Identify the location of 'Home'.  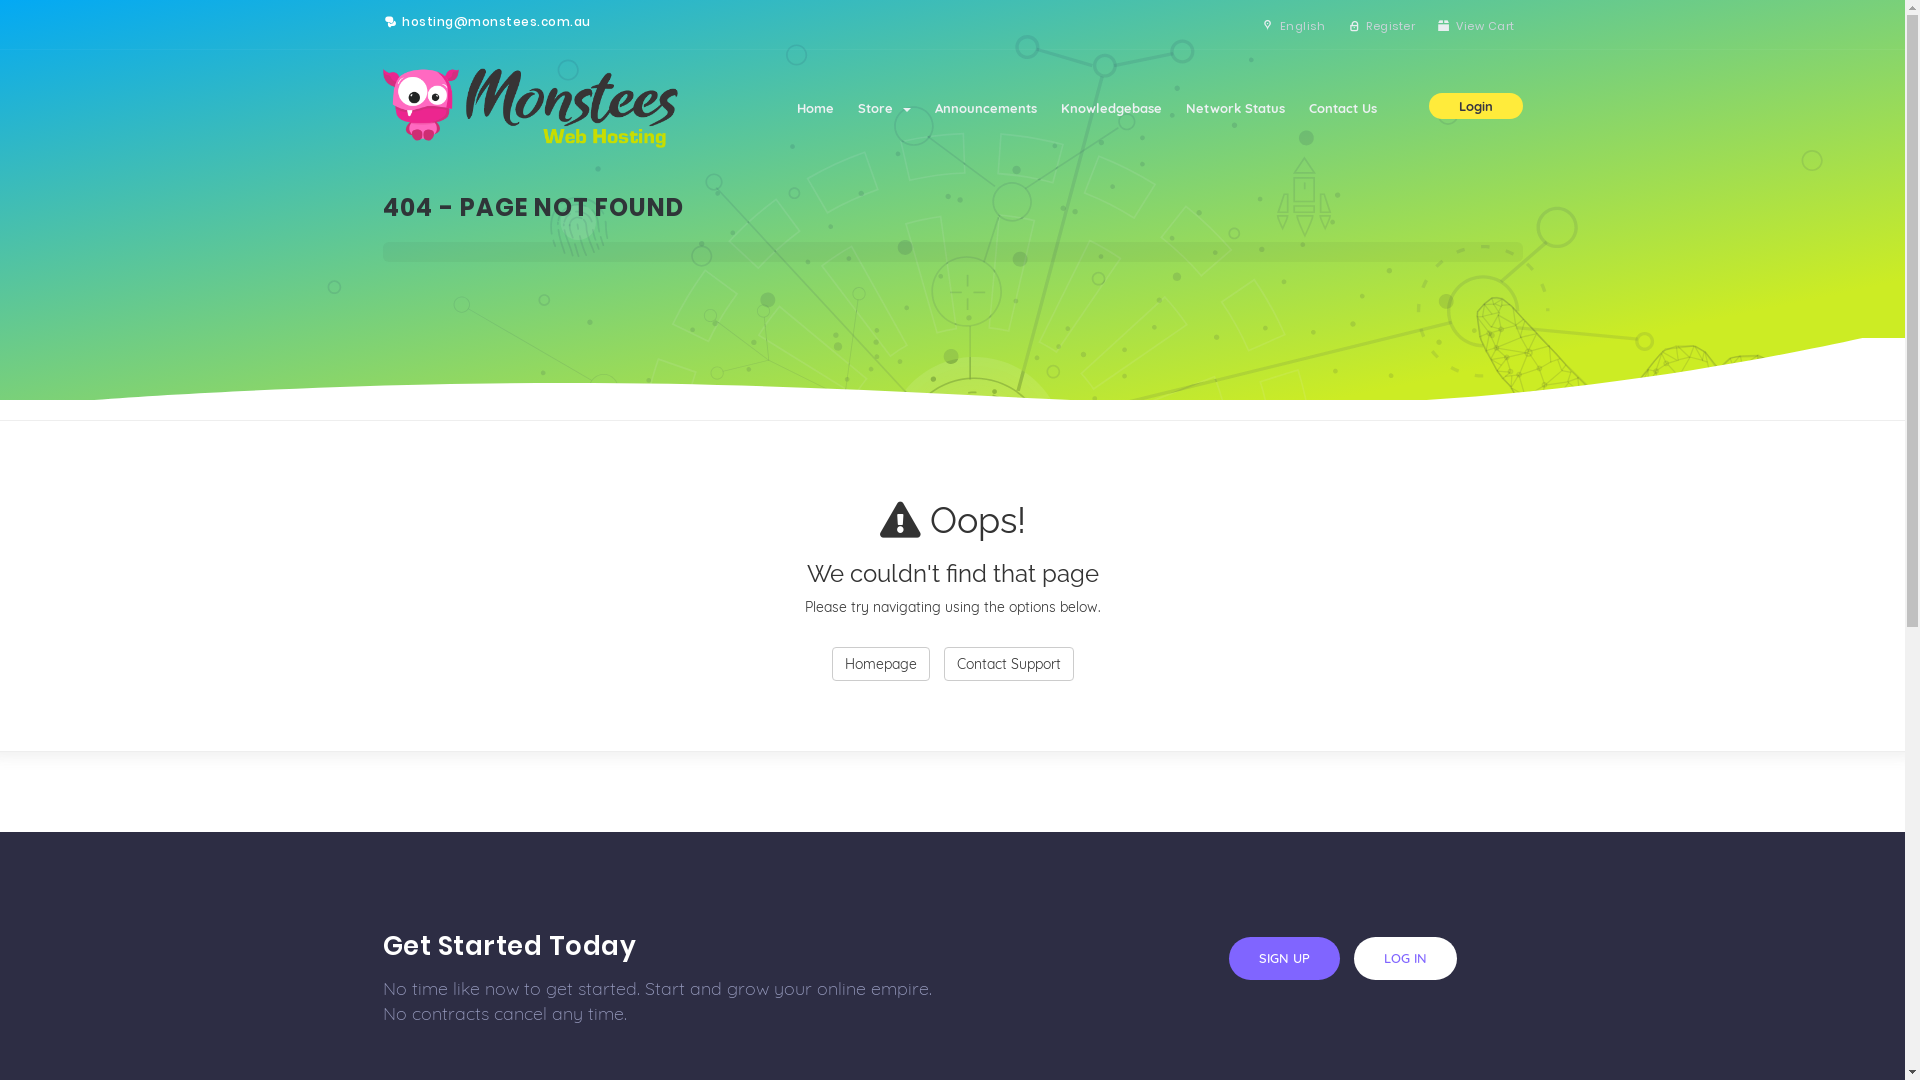
(814, 108).